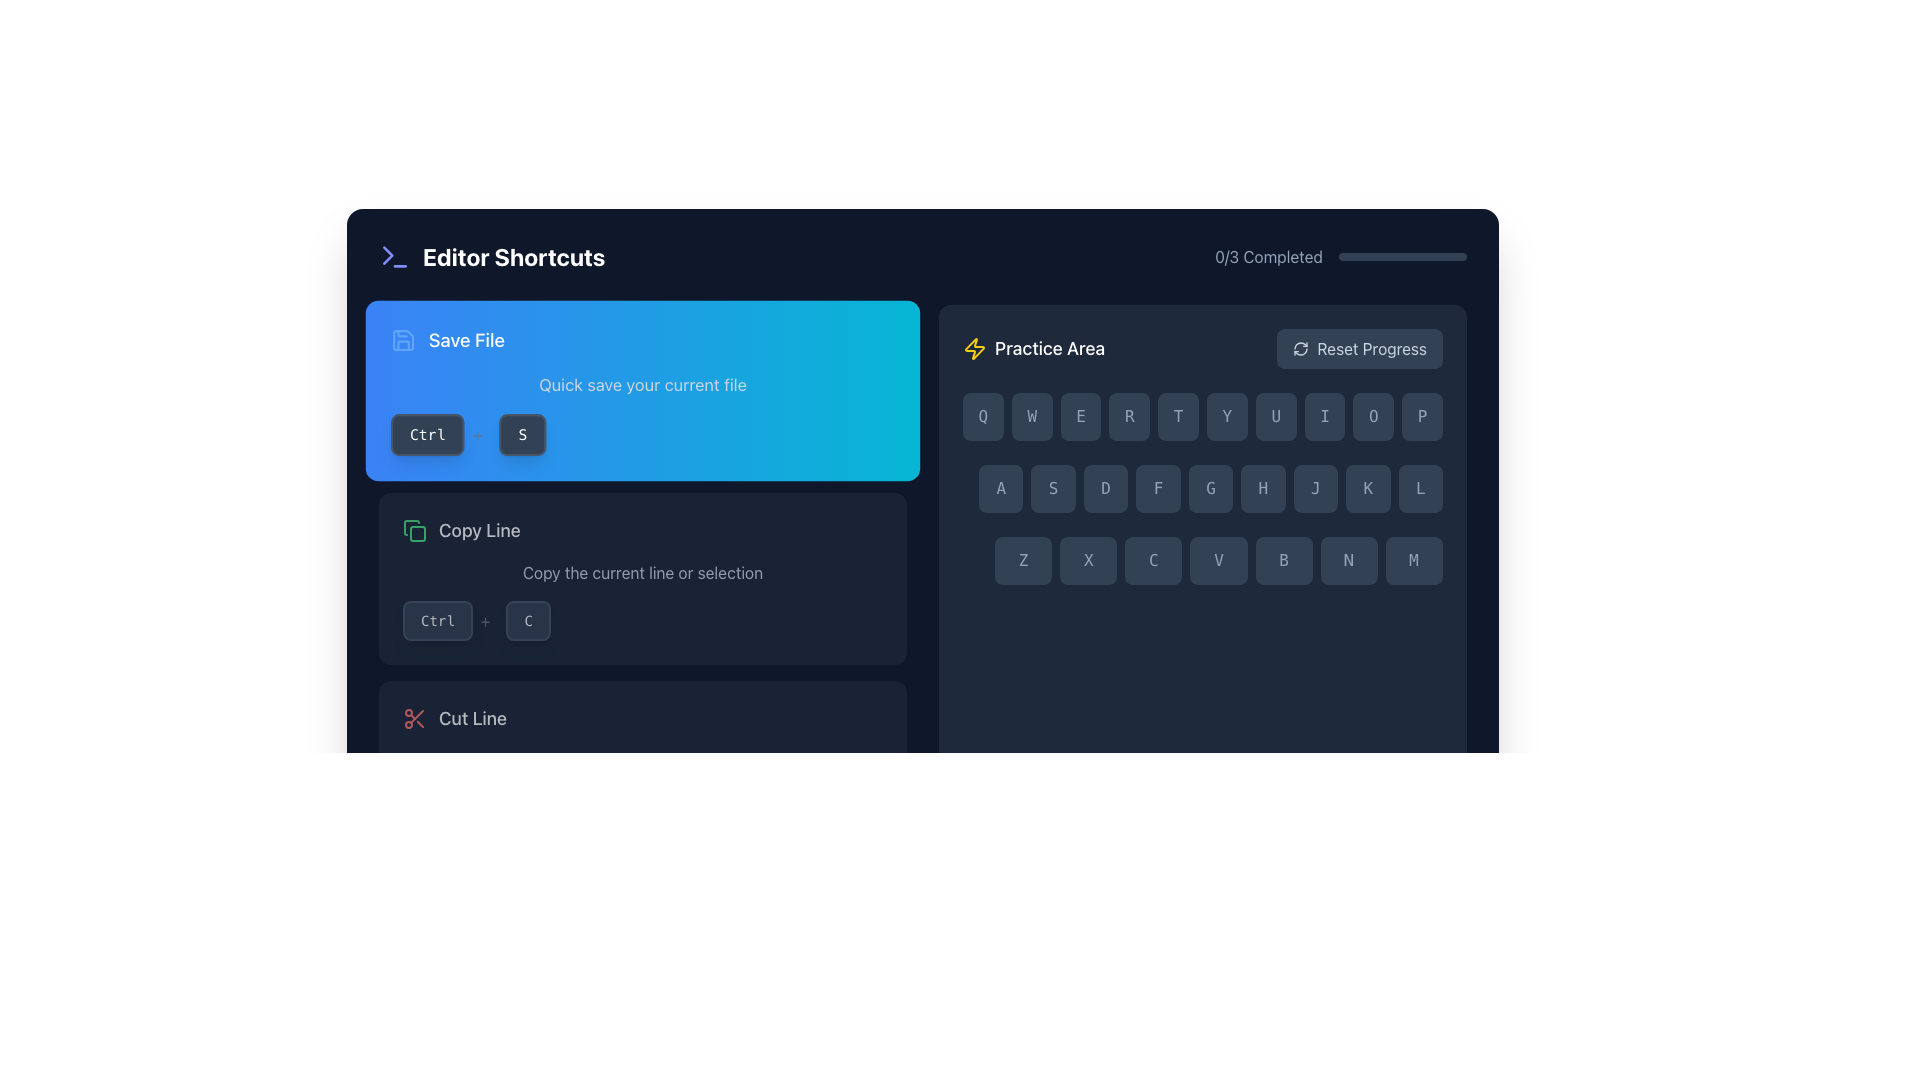  Describe the element at coordinates (643, 390) in the screenshot. I see `information from the informational card displaying the keyboard shortcut for saving files, which is located at the top of the vertical list of shortcut instructions` at that location.